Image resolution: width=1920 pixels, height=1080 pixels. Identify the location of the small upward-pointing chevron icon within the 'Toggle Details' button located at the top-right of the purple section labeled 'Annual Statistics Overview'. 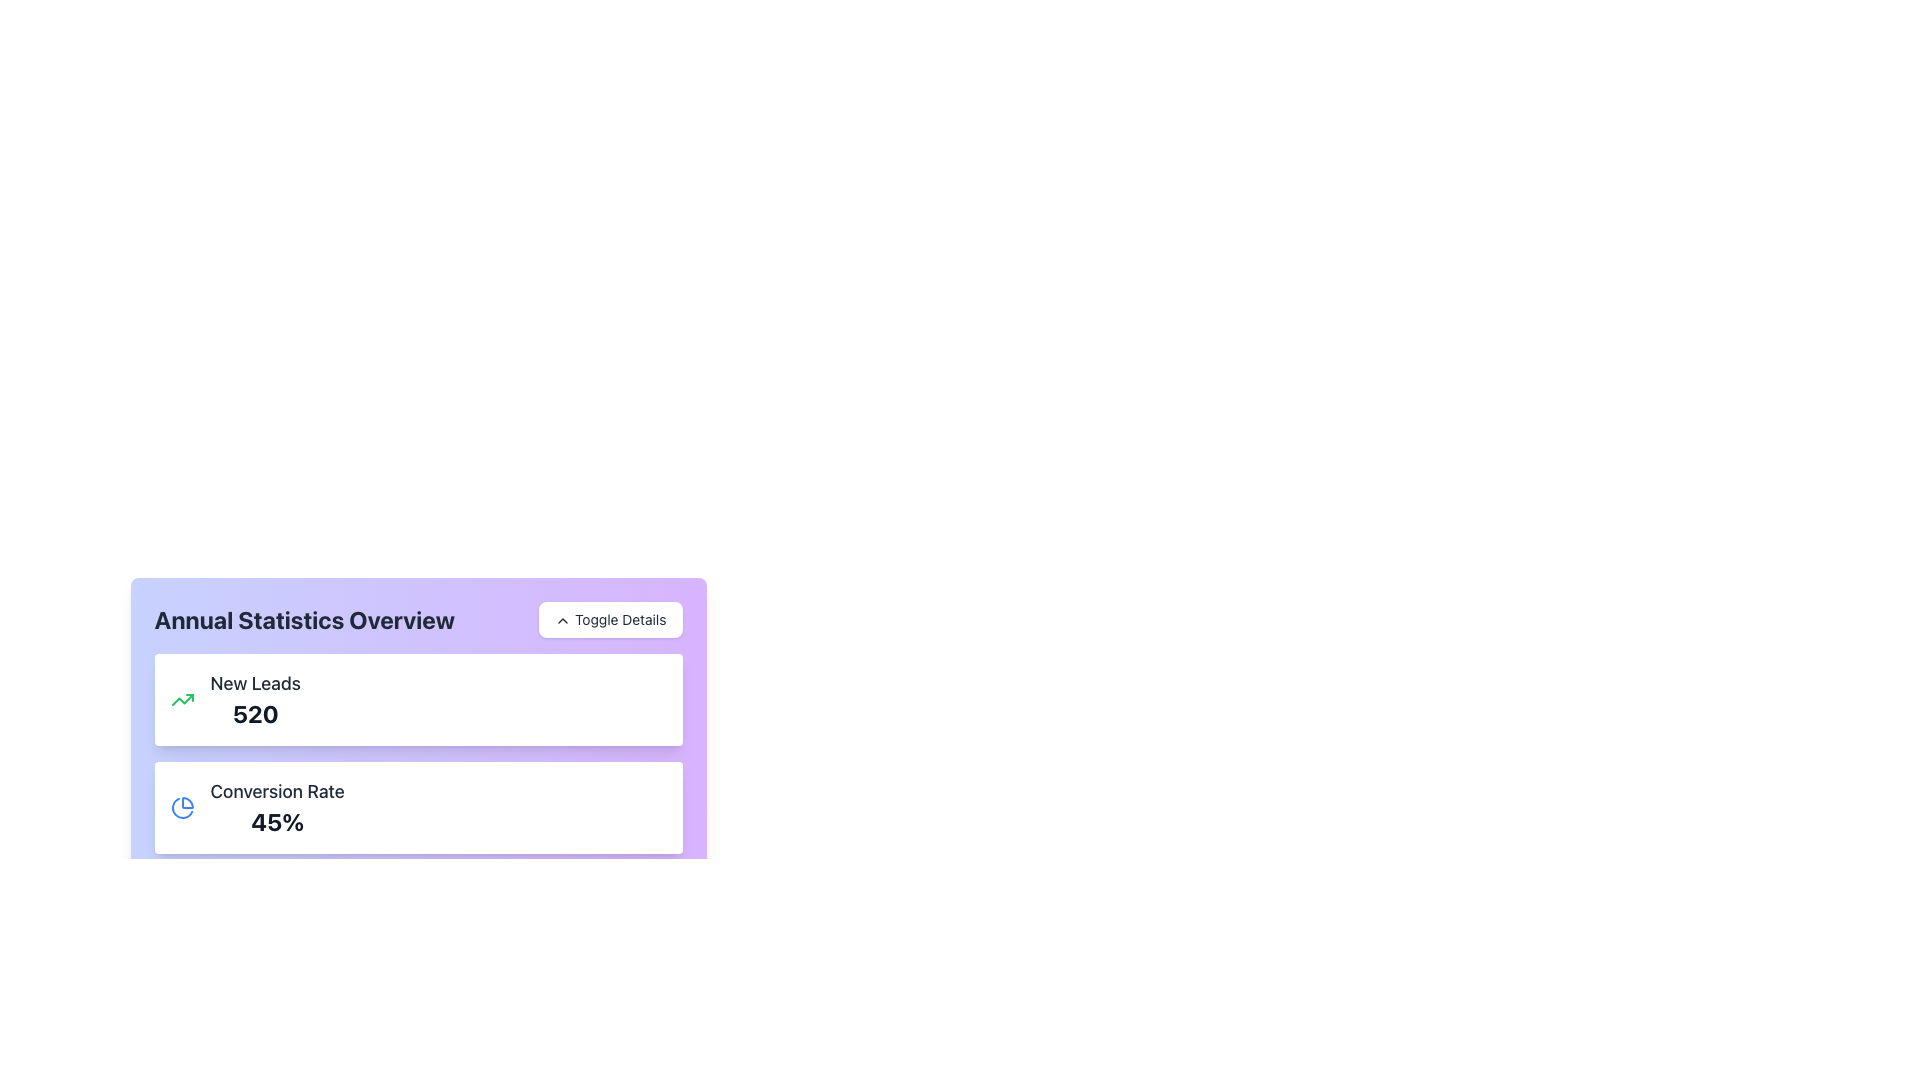
(562, 620).